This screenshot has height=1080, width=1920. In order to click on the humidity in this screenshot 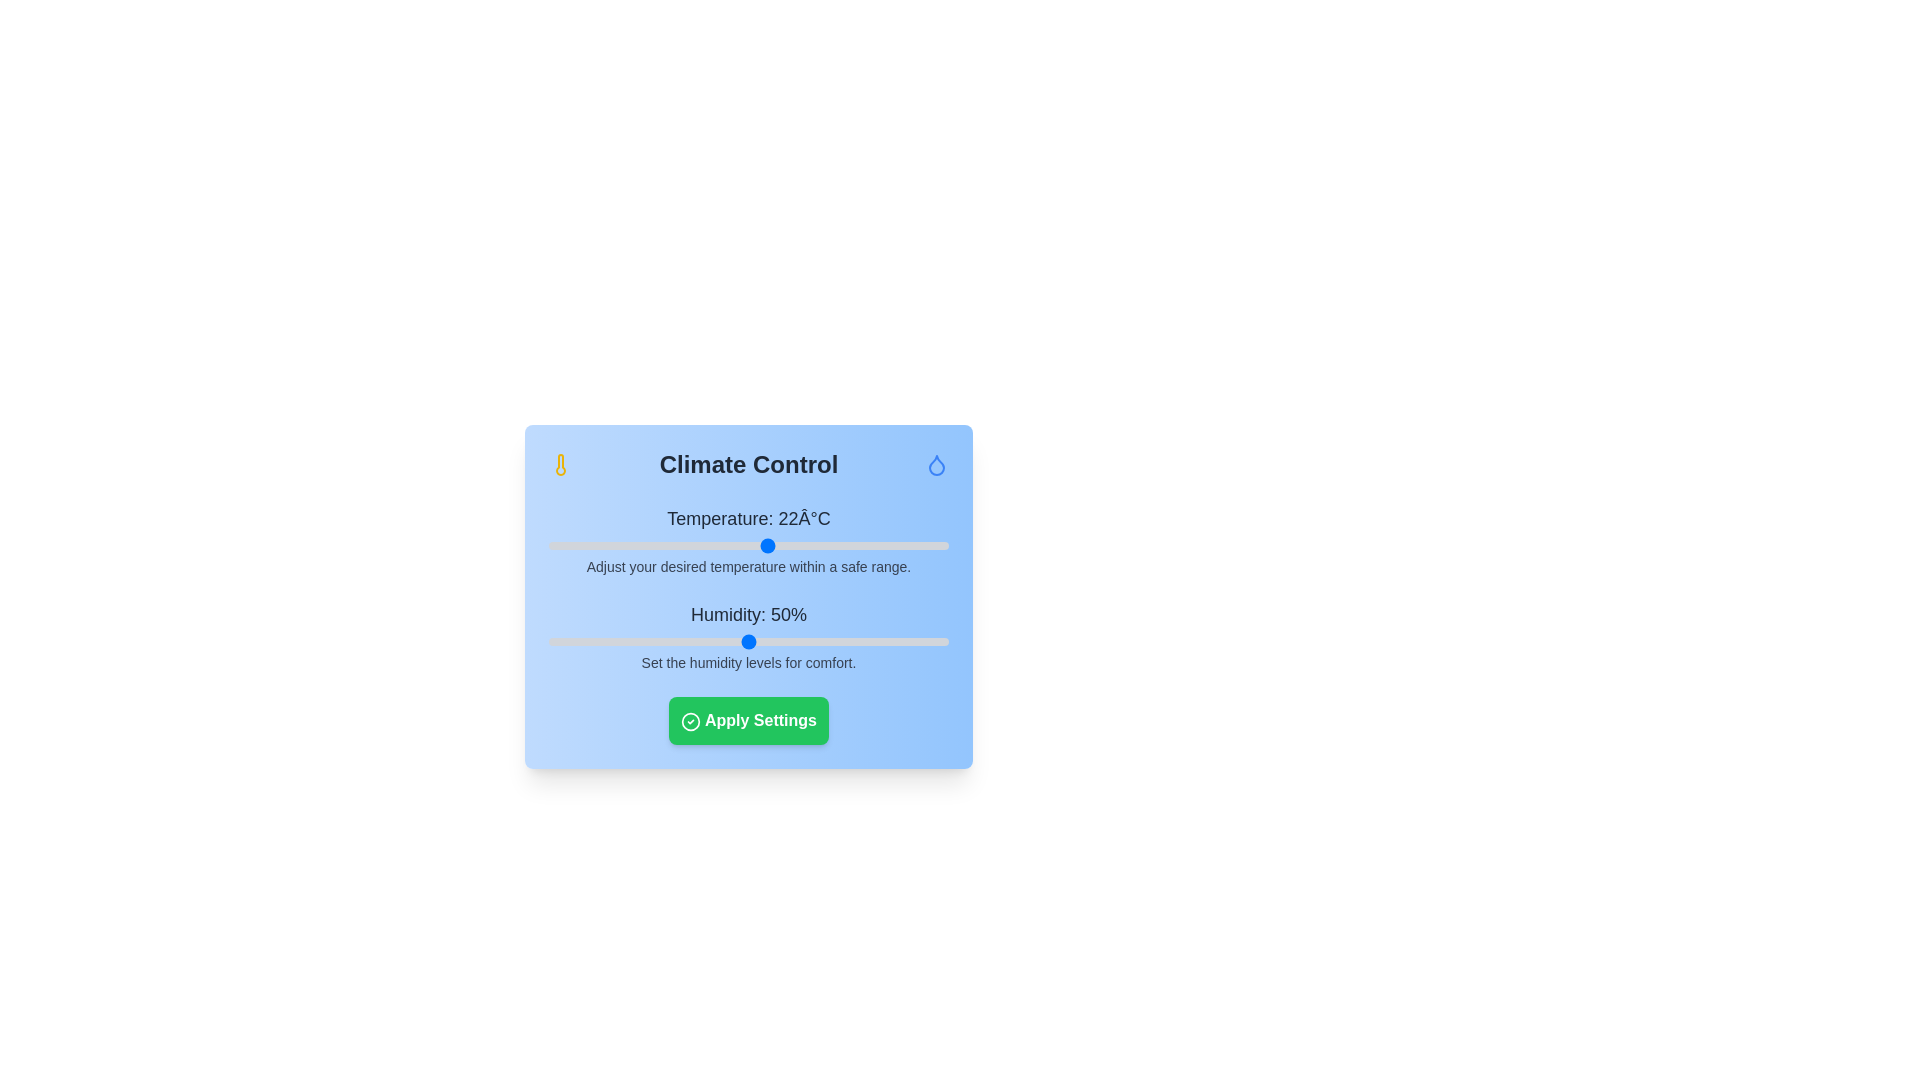, I will do `click(809, 641)`.